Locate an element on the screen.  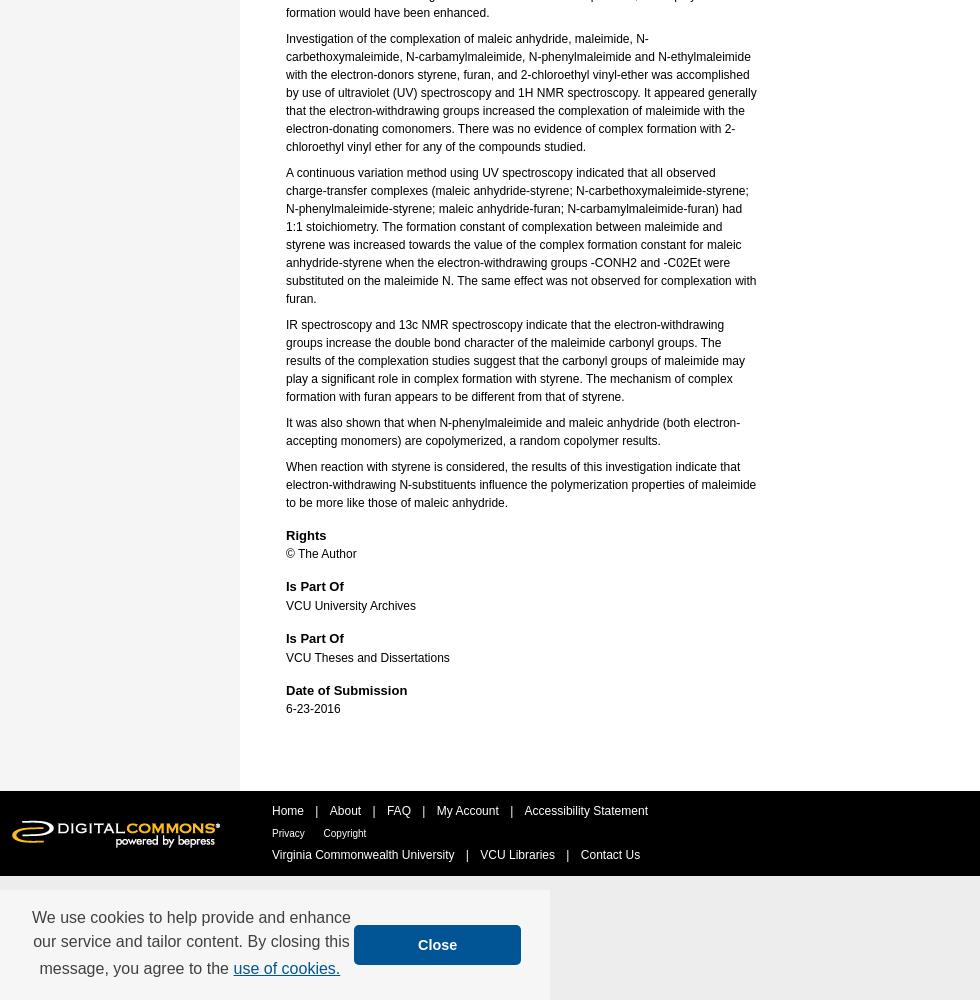
'Copyright' is located at coordinates (344, 832).